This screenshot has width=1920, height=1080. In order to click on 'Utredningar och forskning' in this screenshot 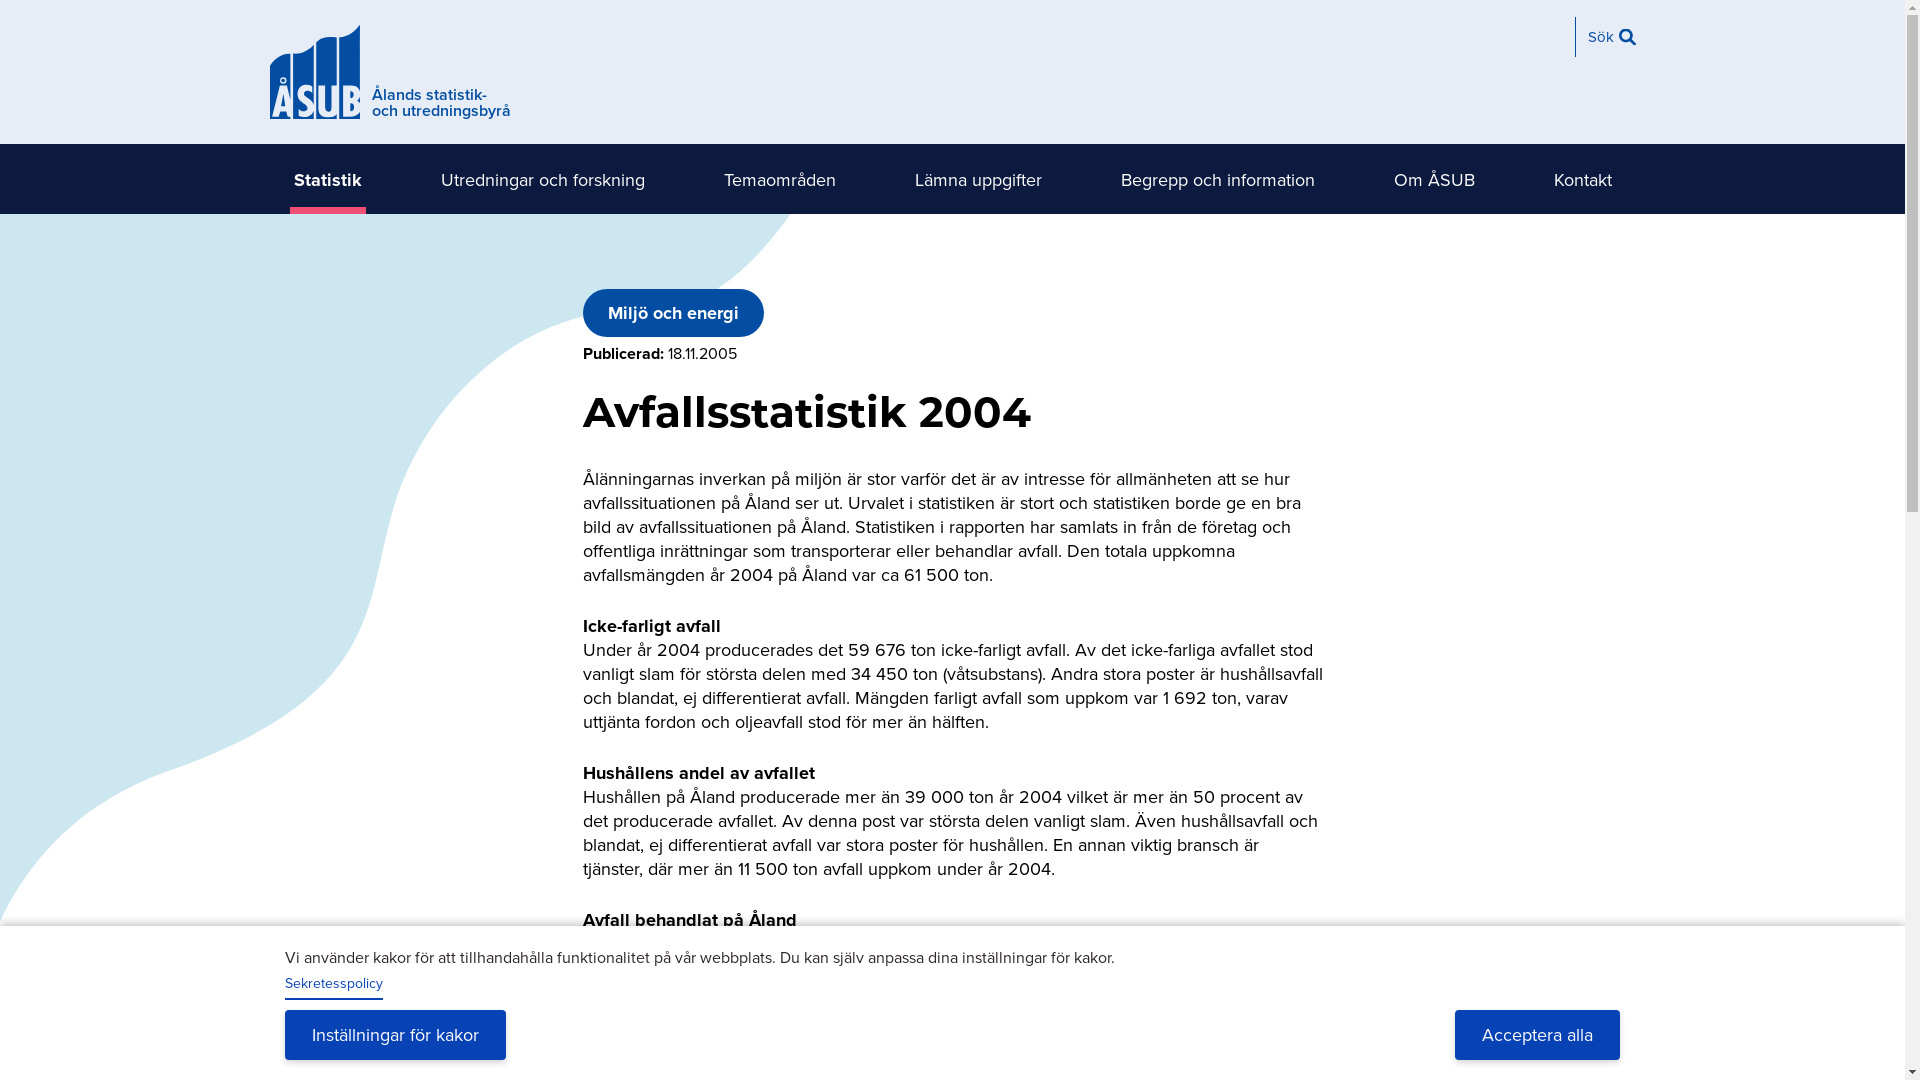, I will do `click(542, 177)`.